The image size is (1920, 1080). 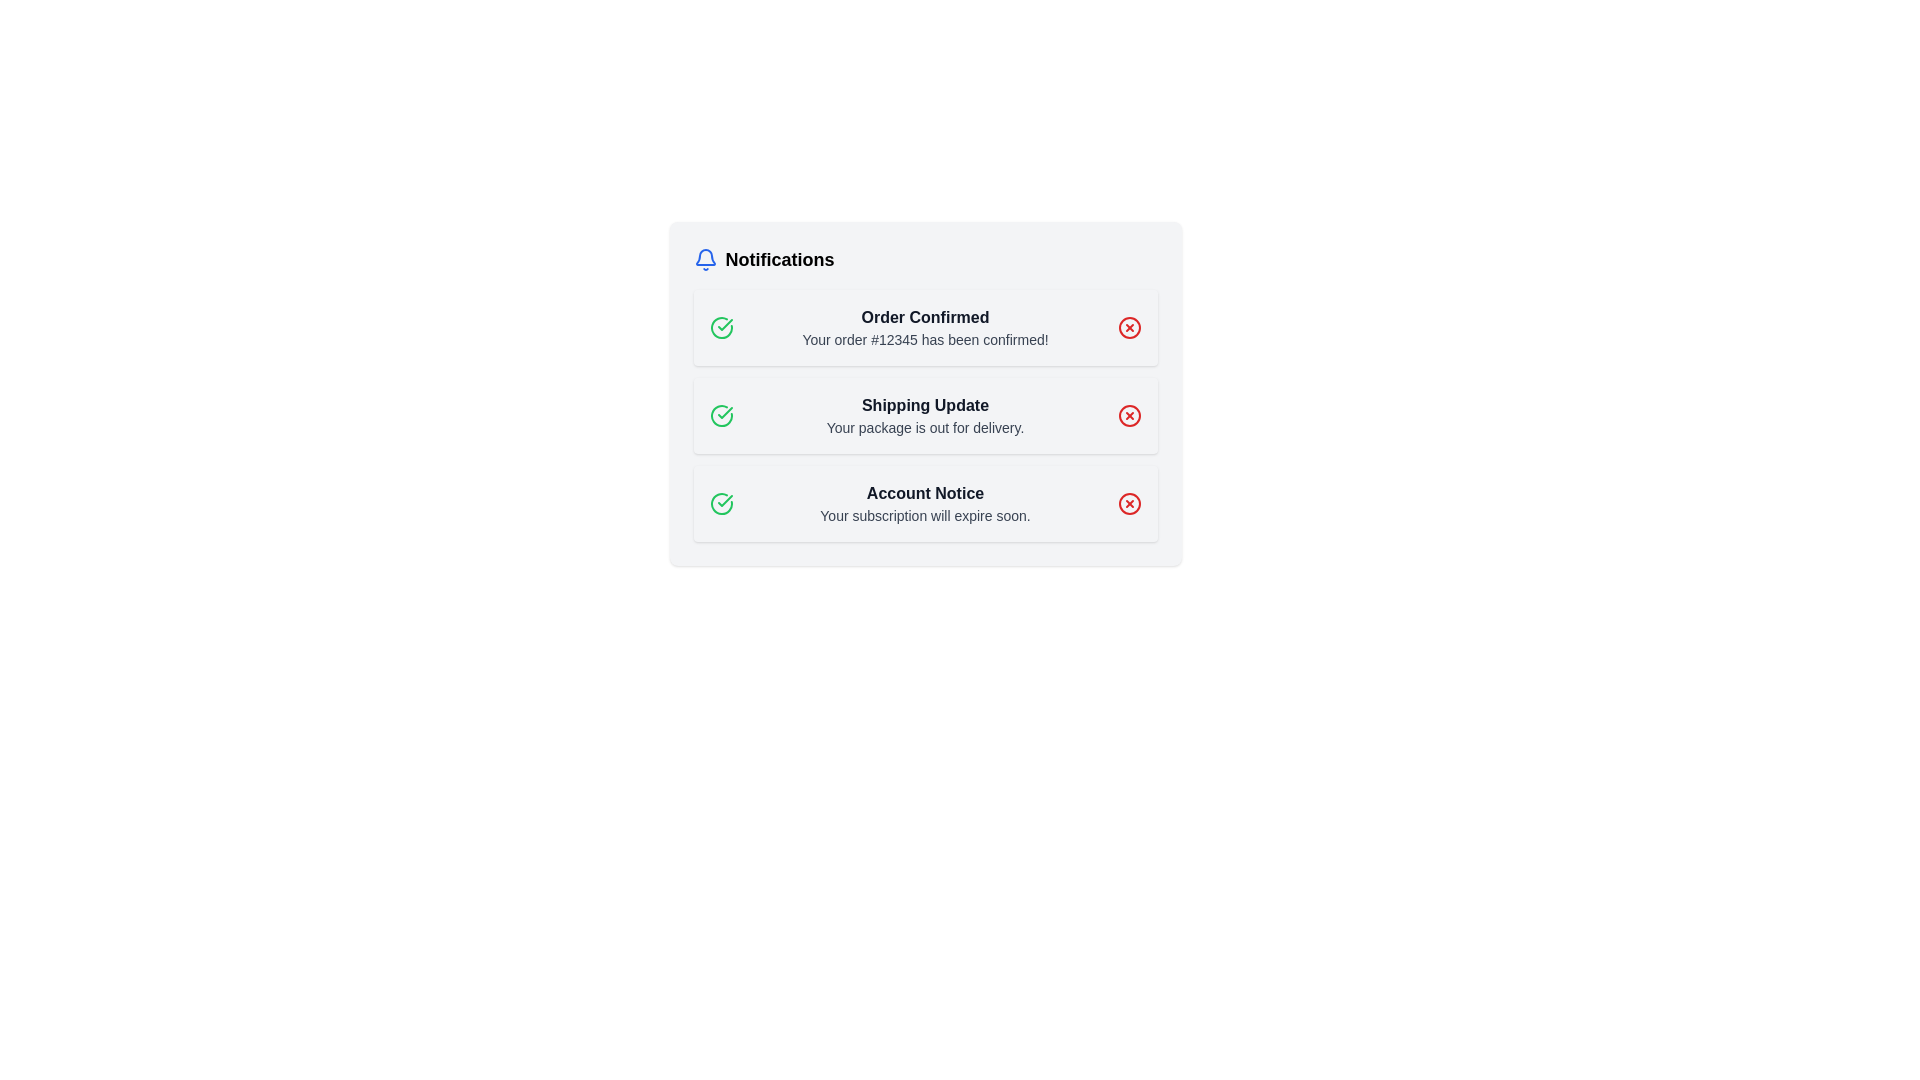 What do you see at coordinates (720, 326) in the screenshot?
I see `the outer circular portion of the green stroke checkmark icon located to the left of the 'Shipping Update' notification in the second entry of the notification list` at bounding box center [720, 326].